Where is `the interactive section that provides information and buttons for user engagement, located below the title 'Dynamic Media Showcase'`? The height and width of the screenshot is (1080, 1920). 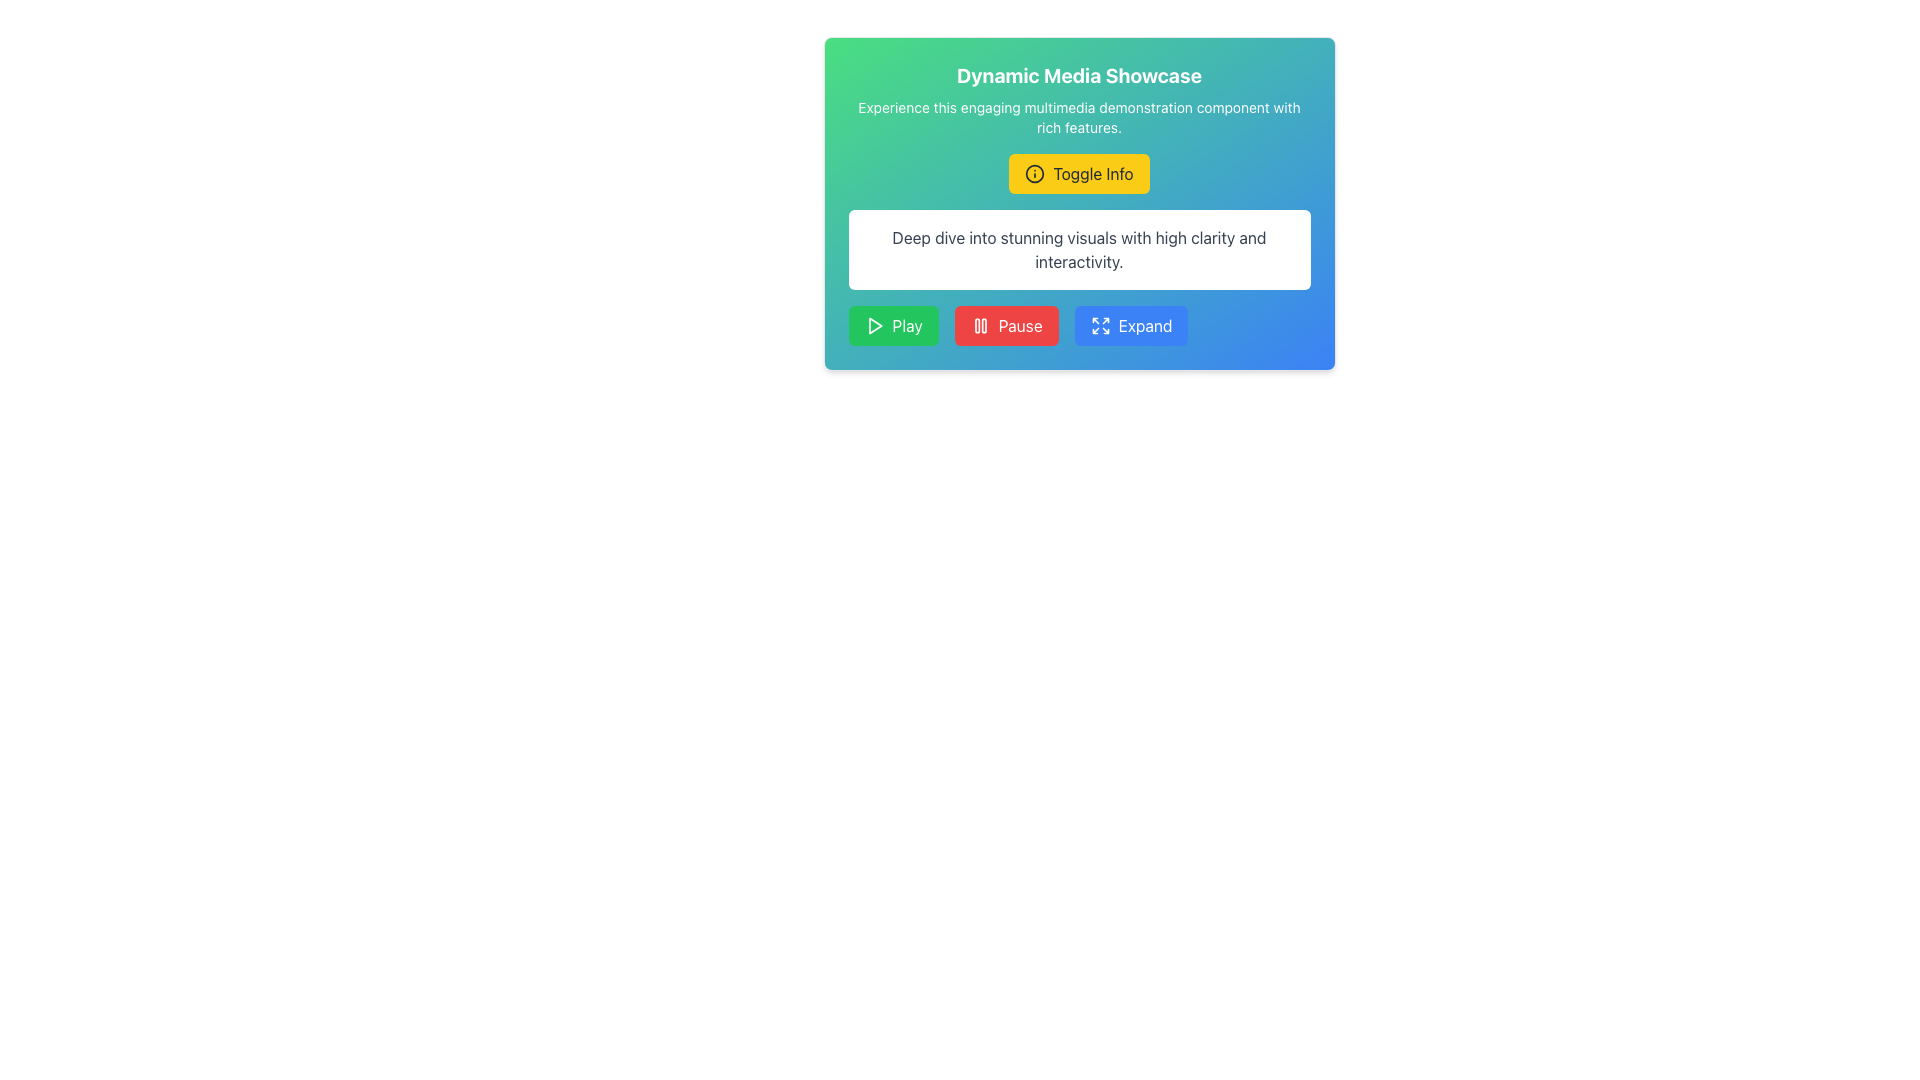
the interactive section that provides information and buttons for user engagement, located below the title 'Dynamic Media Showcase' is located at coordinates (1078, 204).